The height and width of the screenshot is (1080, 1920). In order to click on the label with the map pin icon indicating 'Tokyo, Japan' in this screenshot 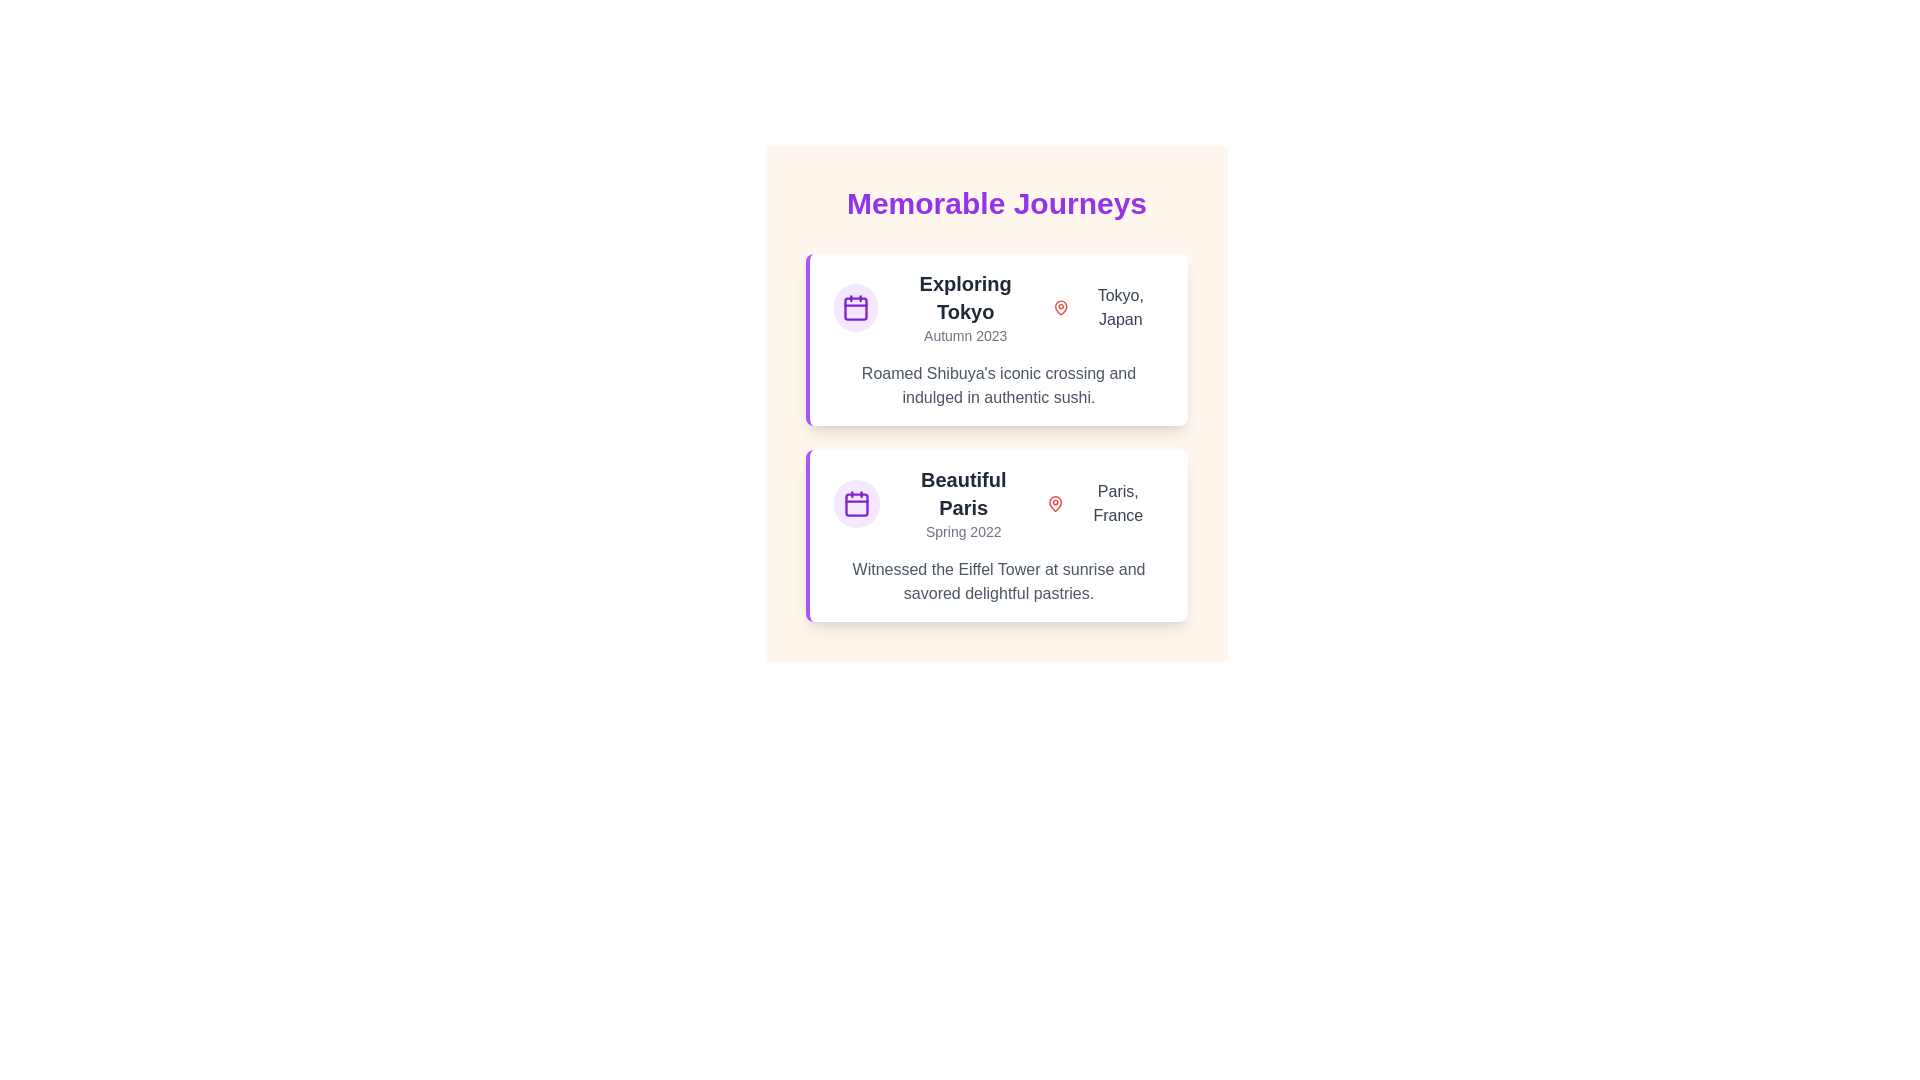, I will do `click(1107, 308)`.